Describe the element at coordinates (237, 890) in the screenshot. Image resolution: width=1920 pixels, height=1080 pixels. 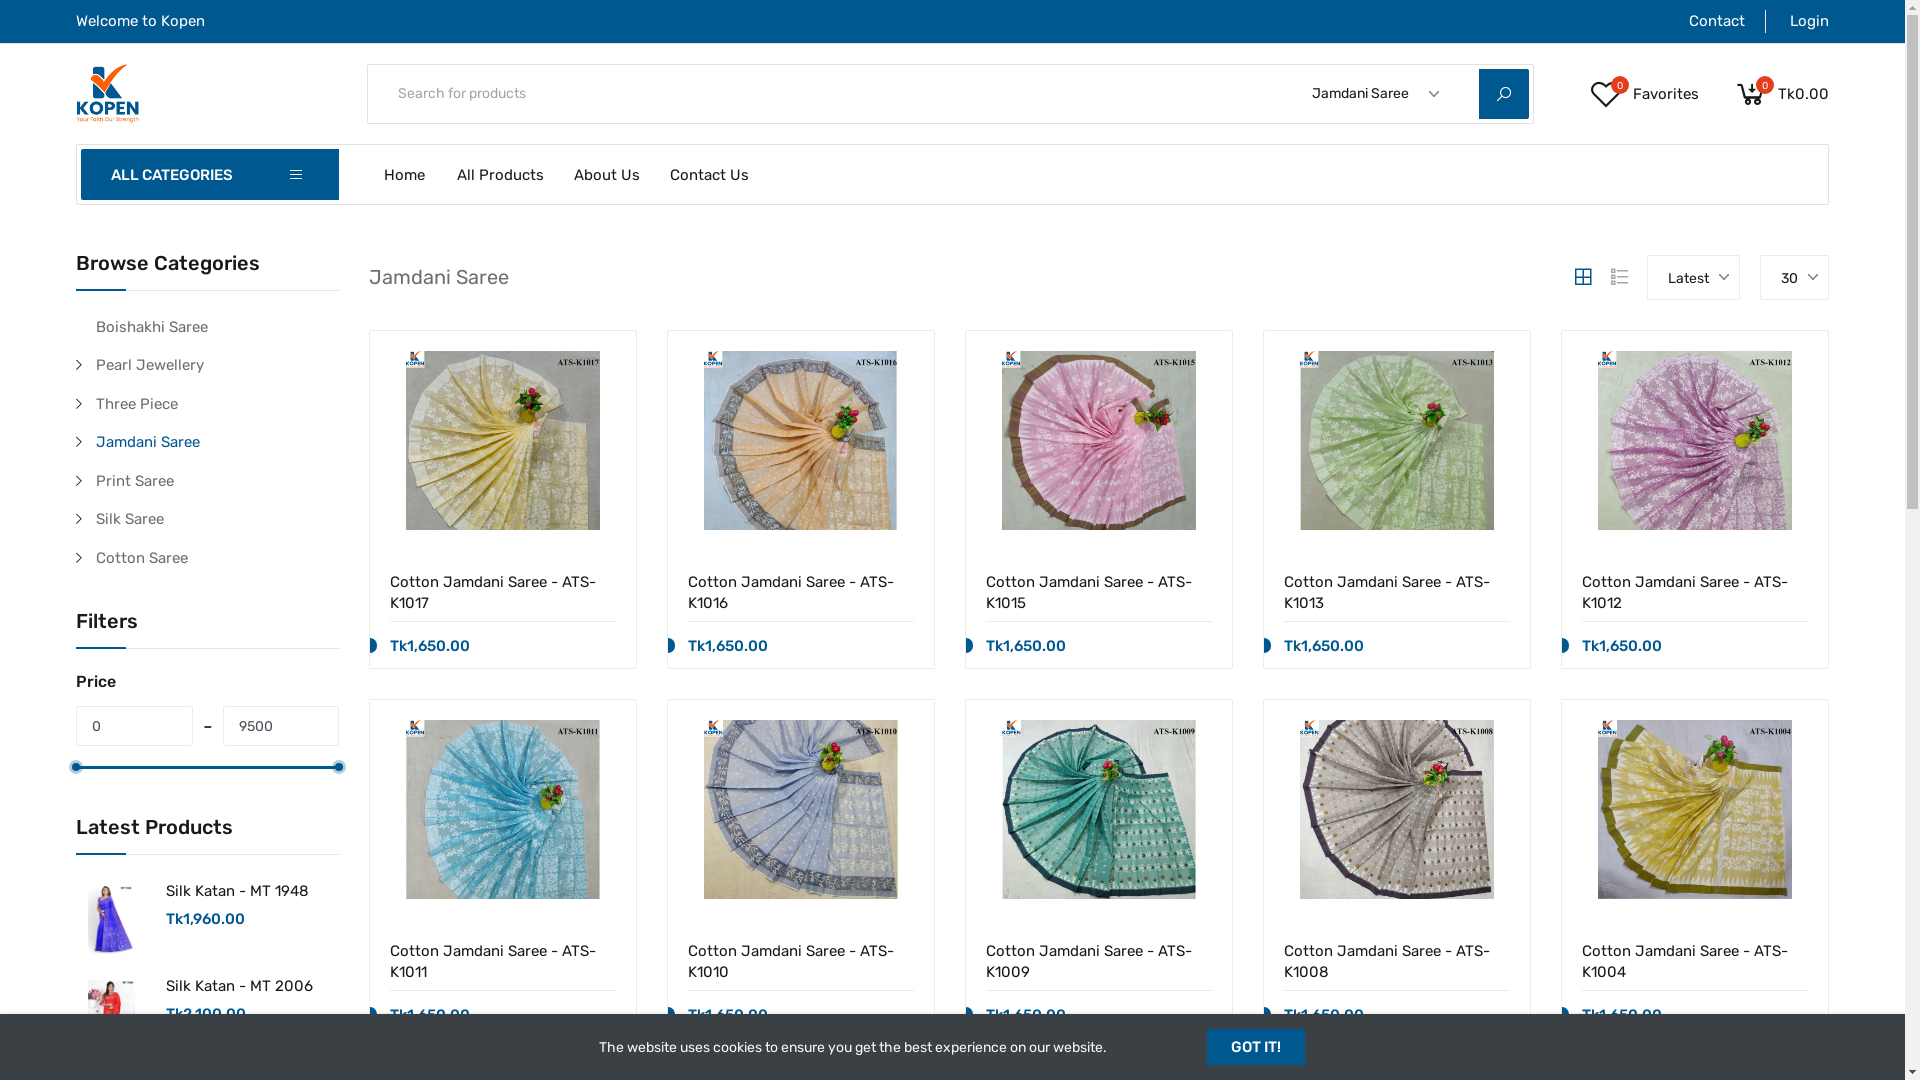
I see `'Silk Katan - MT 1948'` at that location.